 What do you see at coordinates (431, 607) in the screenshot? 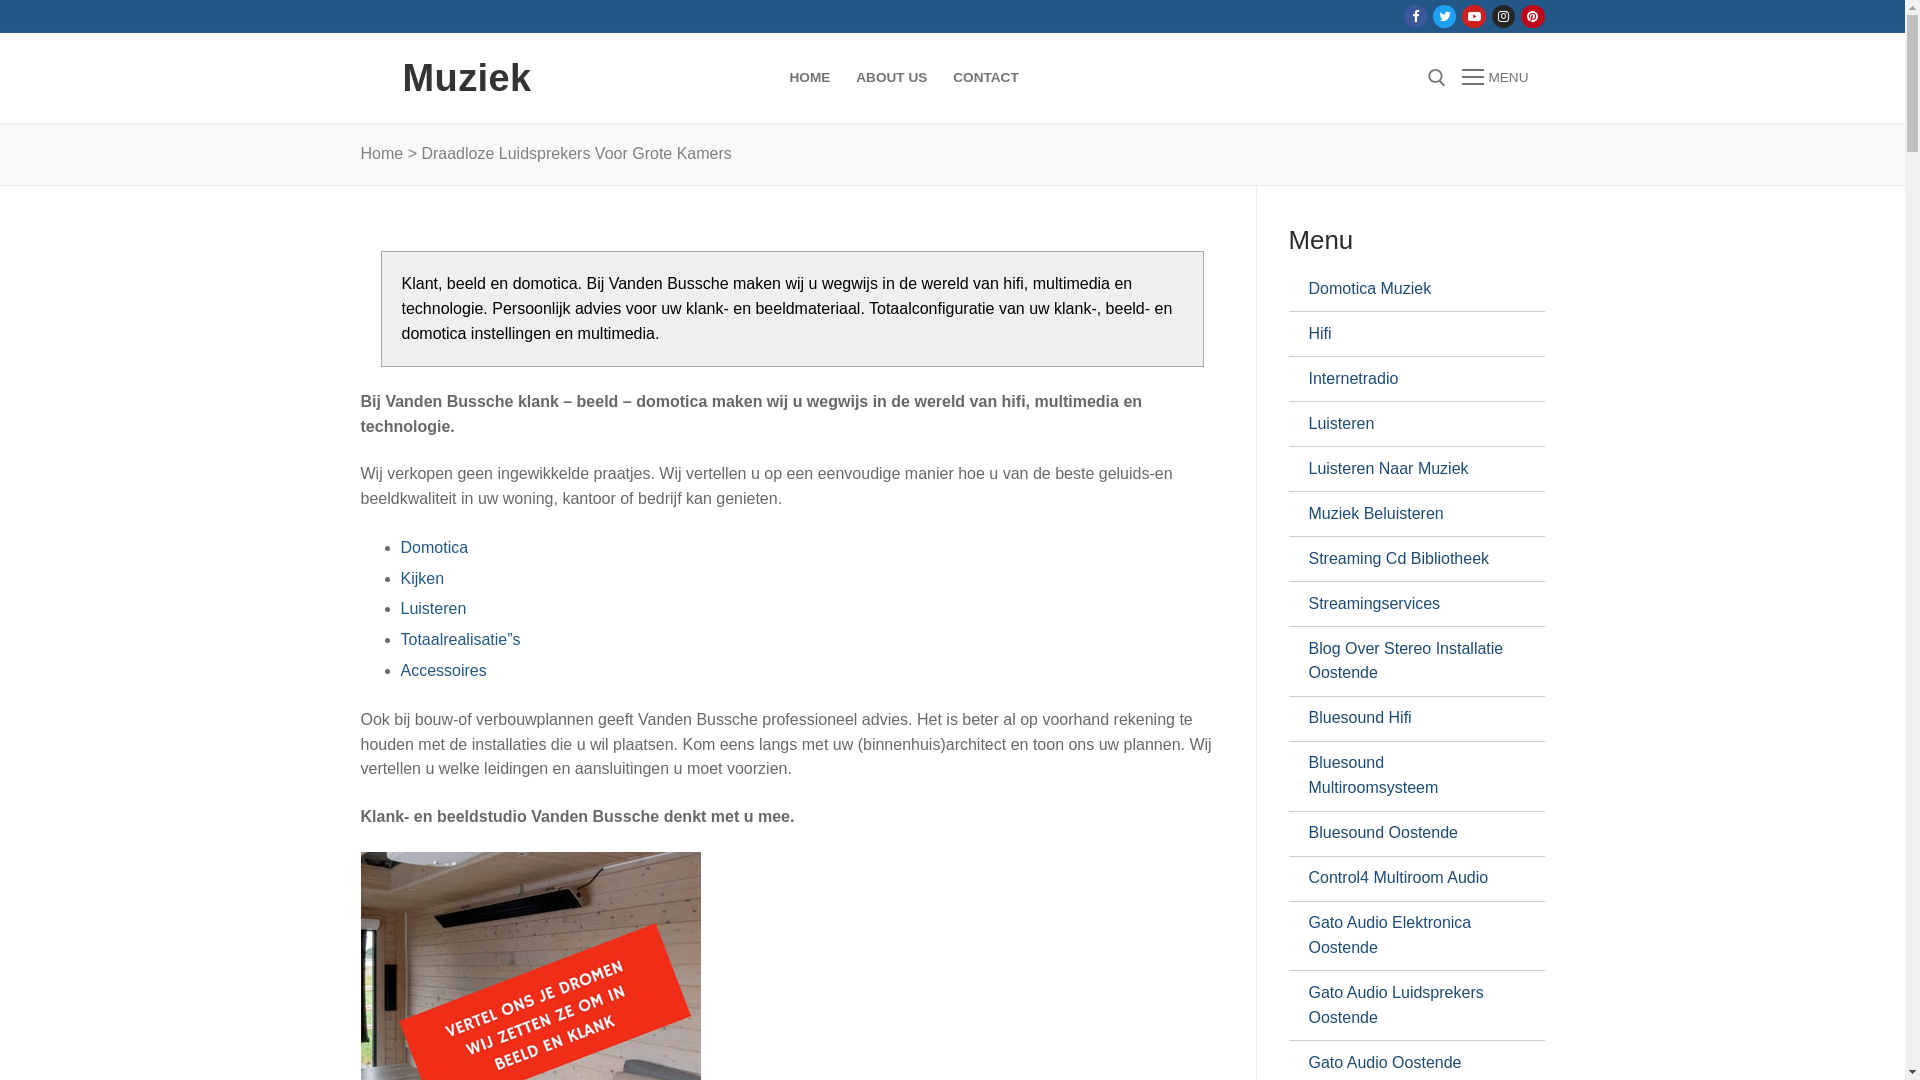
I see `'Luisteren'` at bounding box center [431, 607].